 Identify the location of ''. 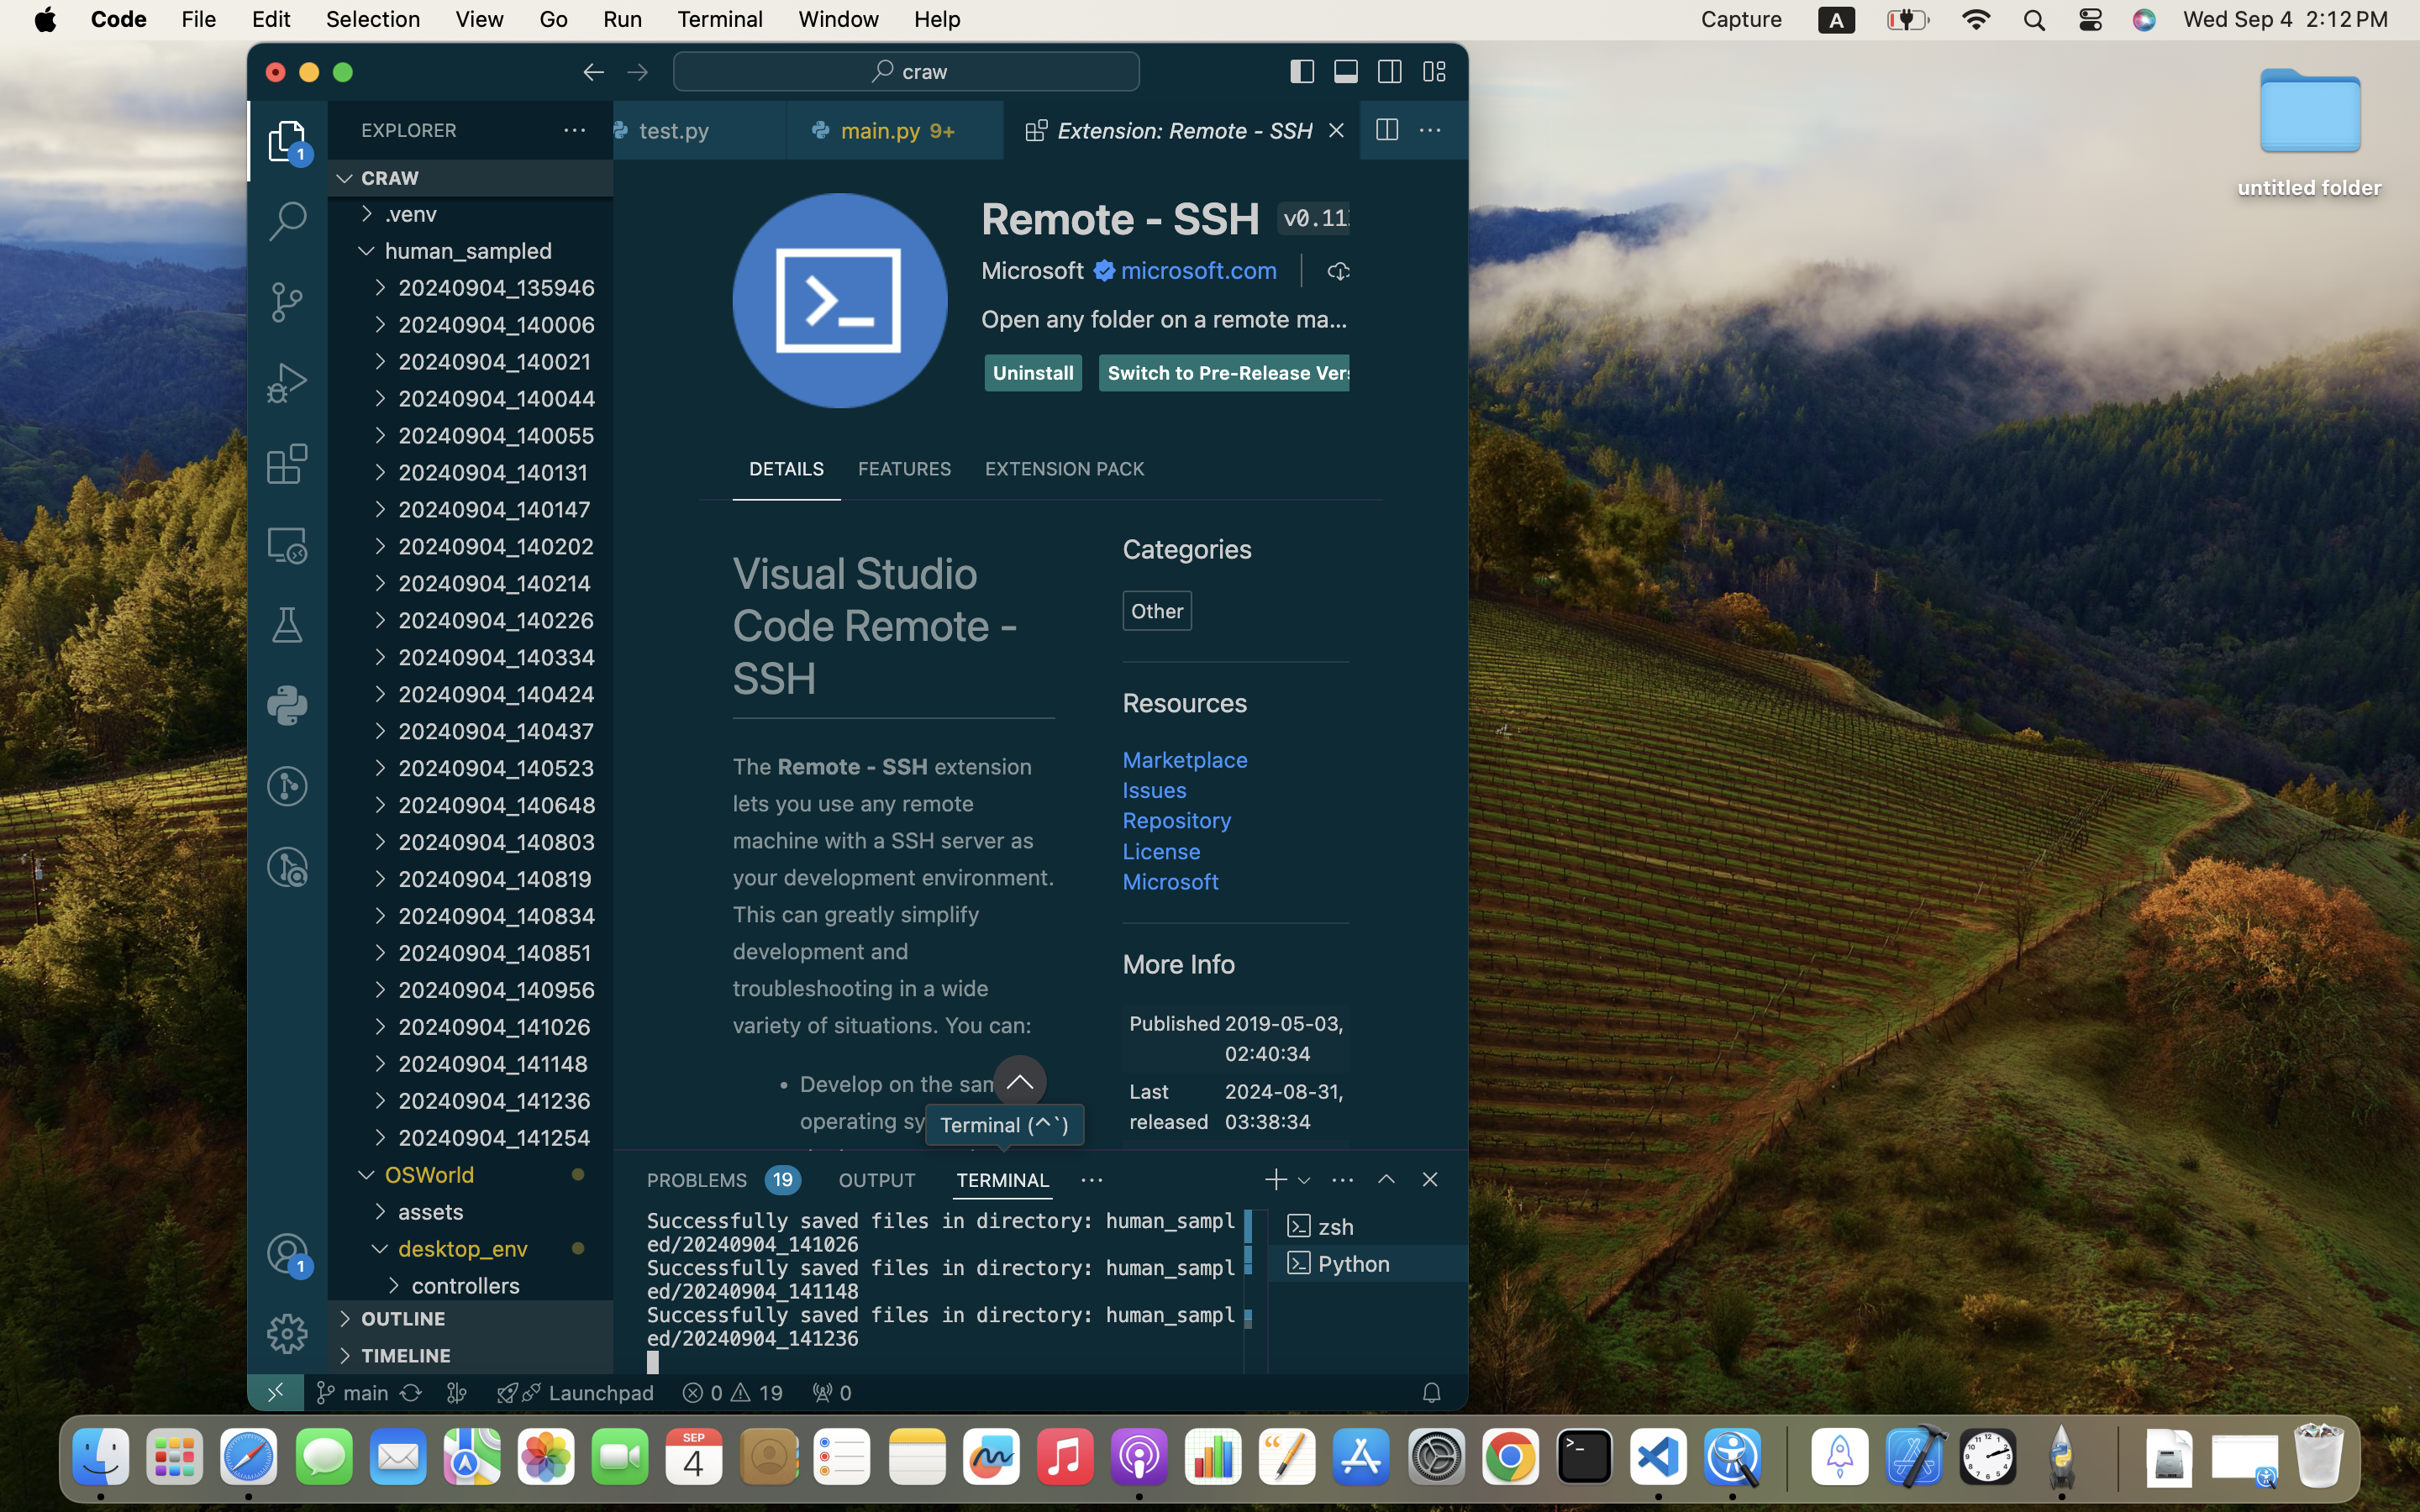
(1347, 71).